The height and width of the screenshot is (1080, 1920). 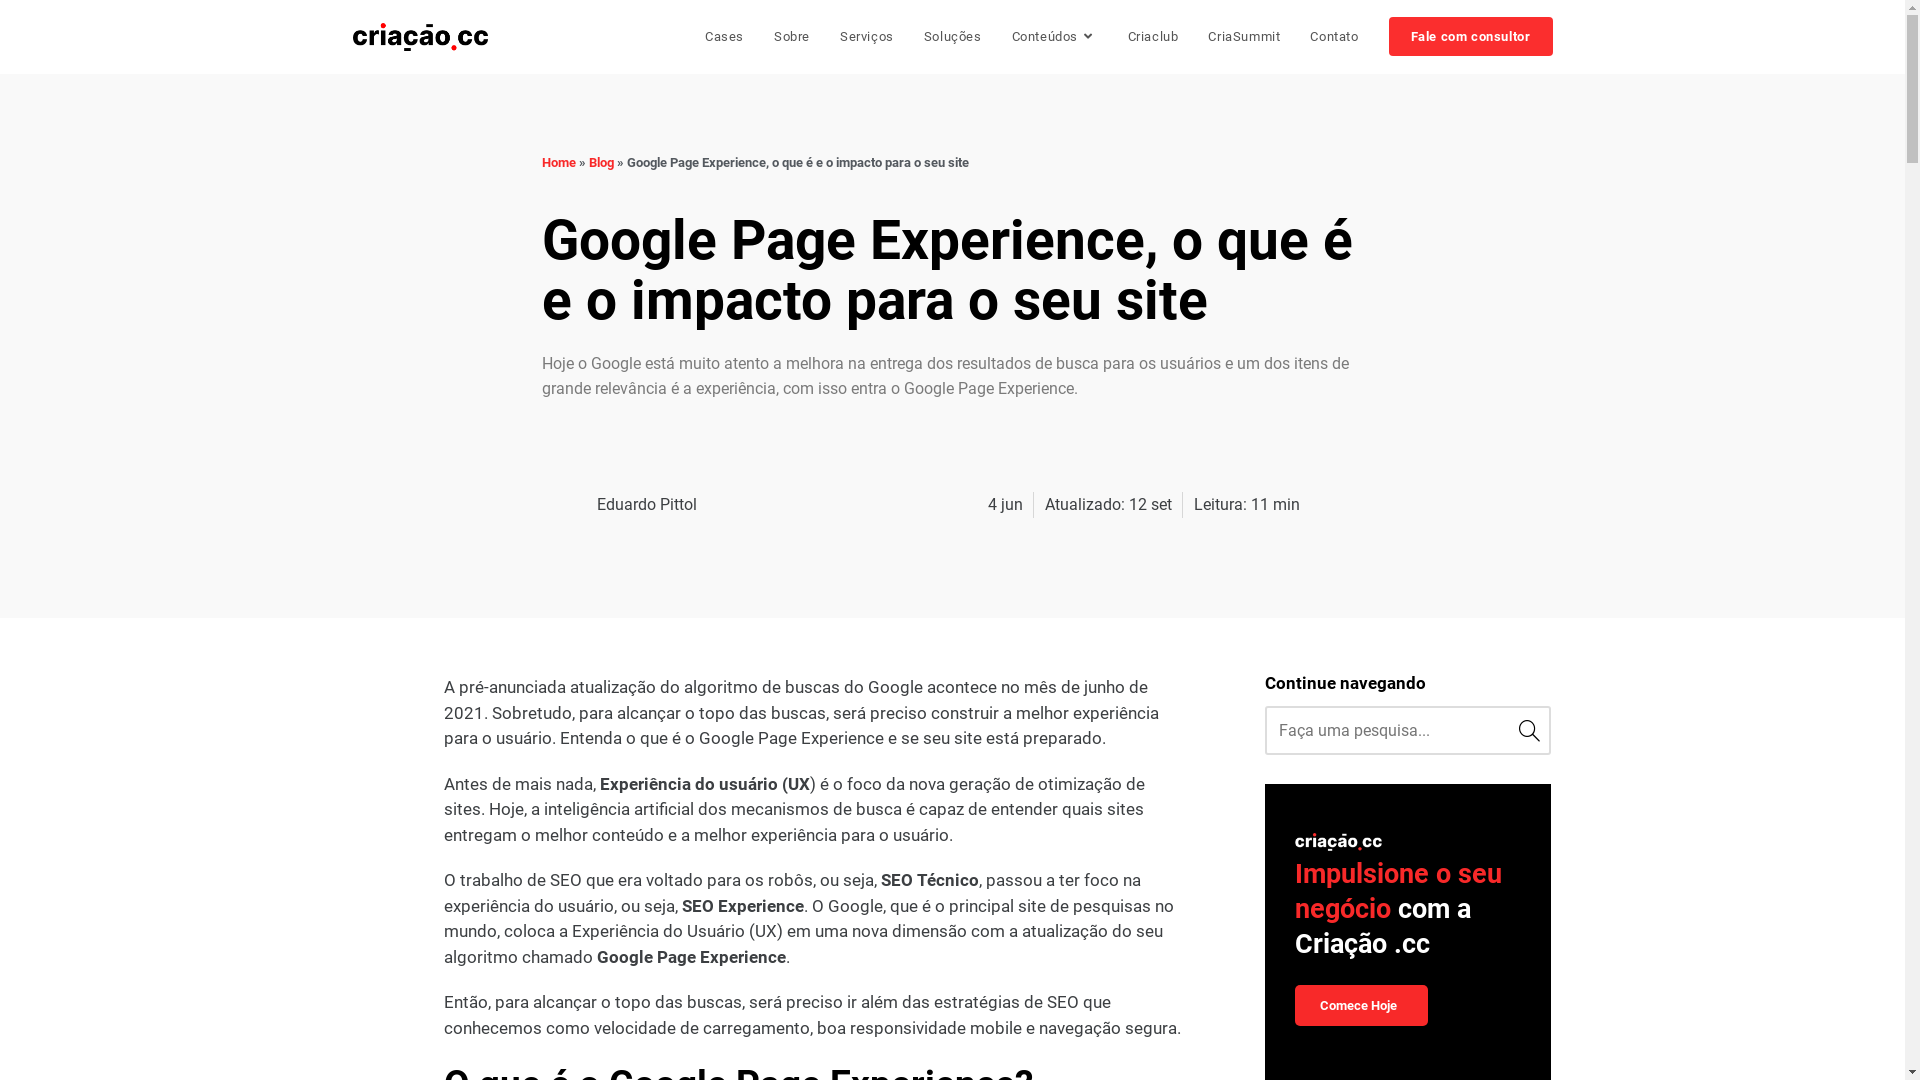 What do you see at coordinates (1242, 37) in the screenshot?
I see `'CriaSummit'` at bounding box center [1242, 37].